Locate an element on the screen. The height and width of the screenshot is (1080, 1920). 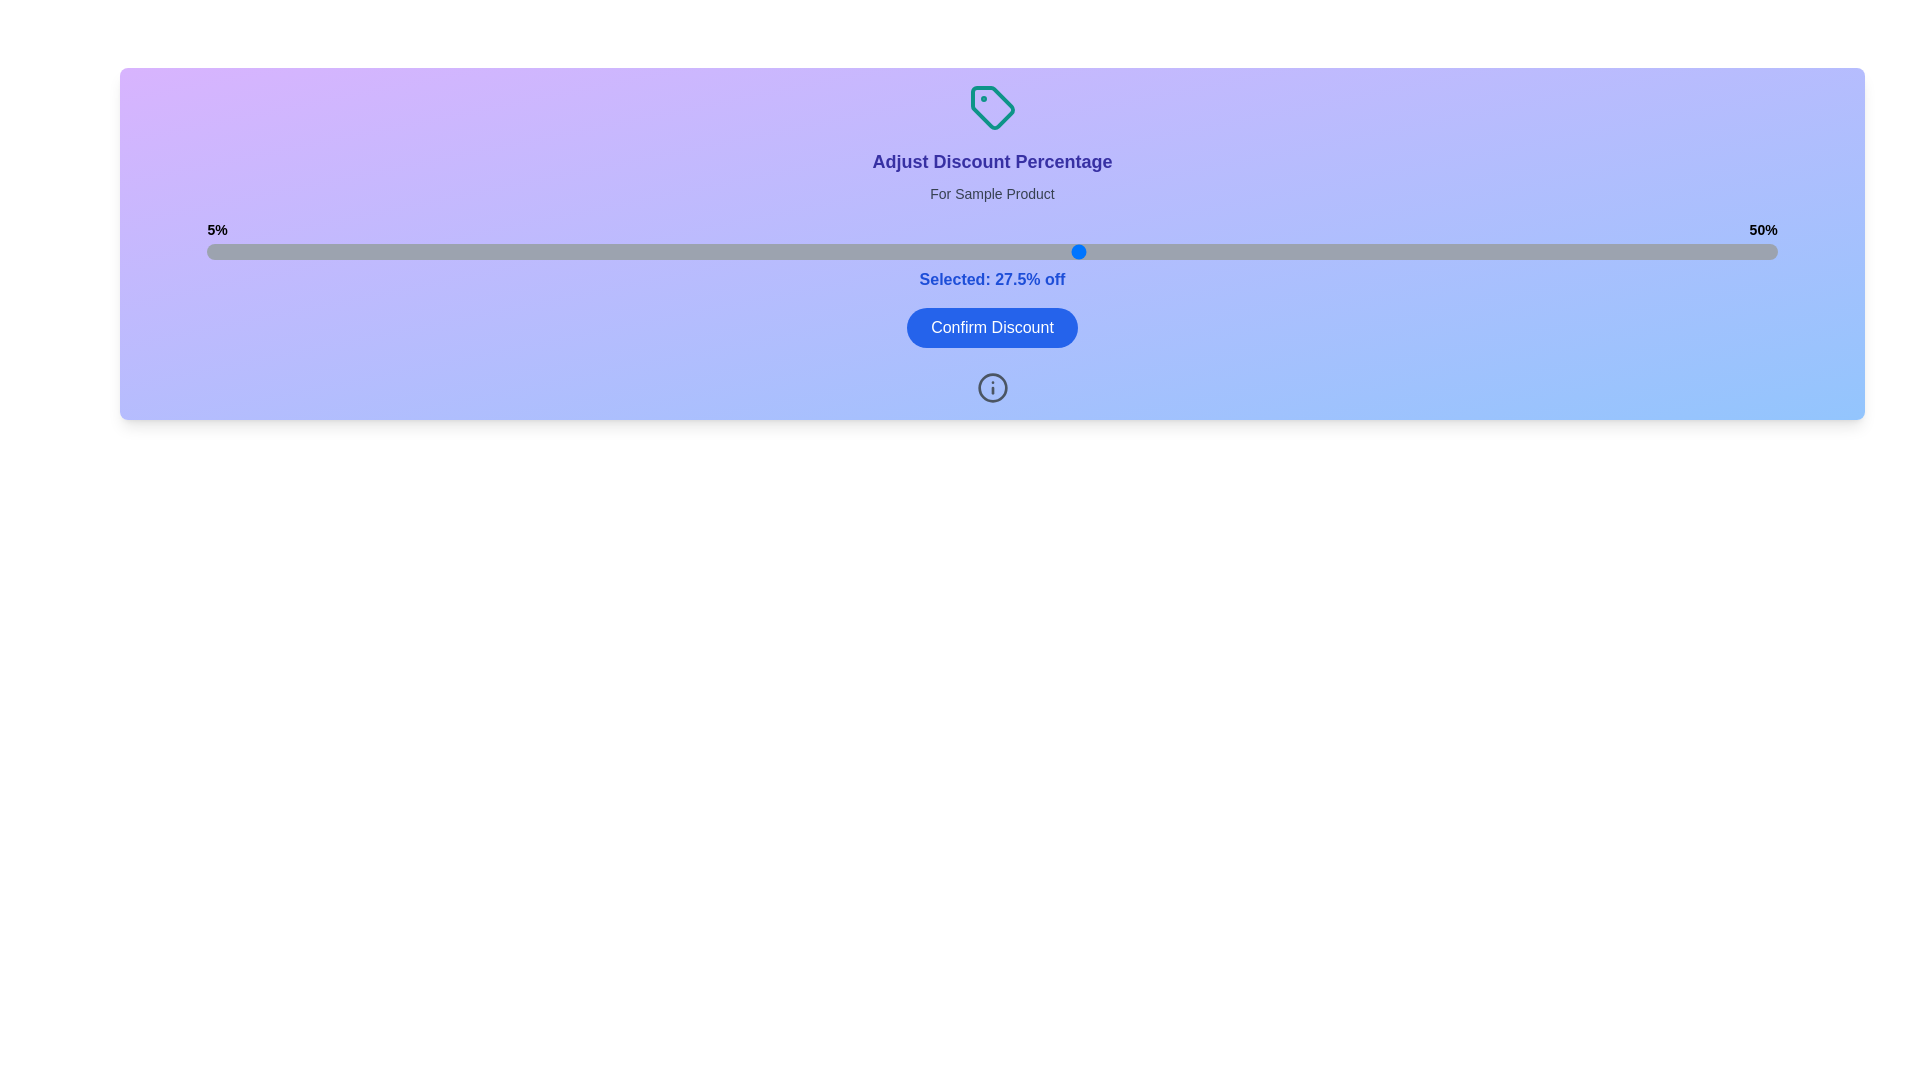
the Text Display that shows 'Selected: 27.5% off' in blue bold font, positioned below the range slider and above the 'Confirm Discount' button is located at coordinates (992, 280).